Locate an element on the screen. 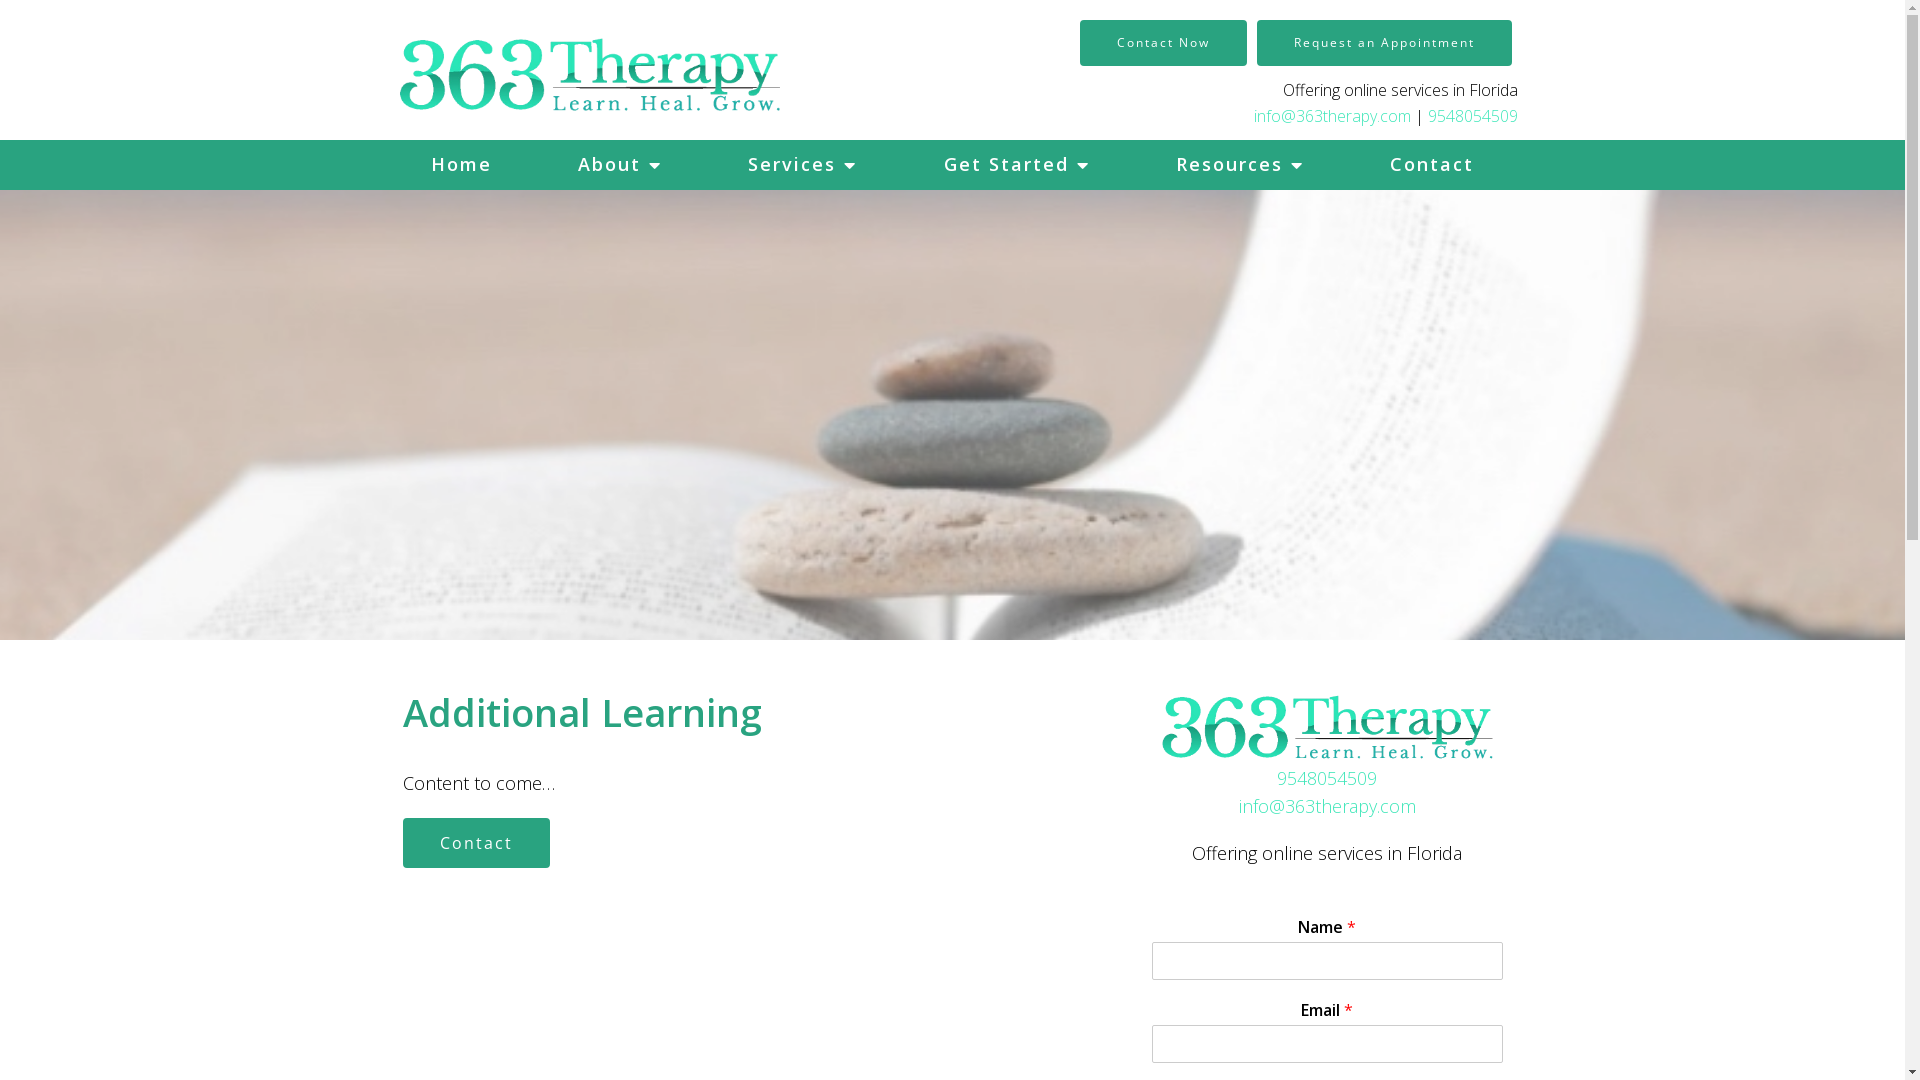  'Resources' is located at coordinates (1238, 164).